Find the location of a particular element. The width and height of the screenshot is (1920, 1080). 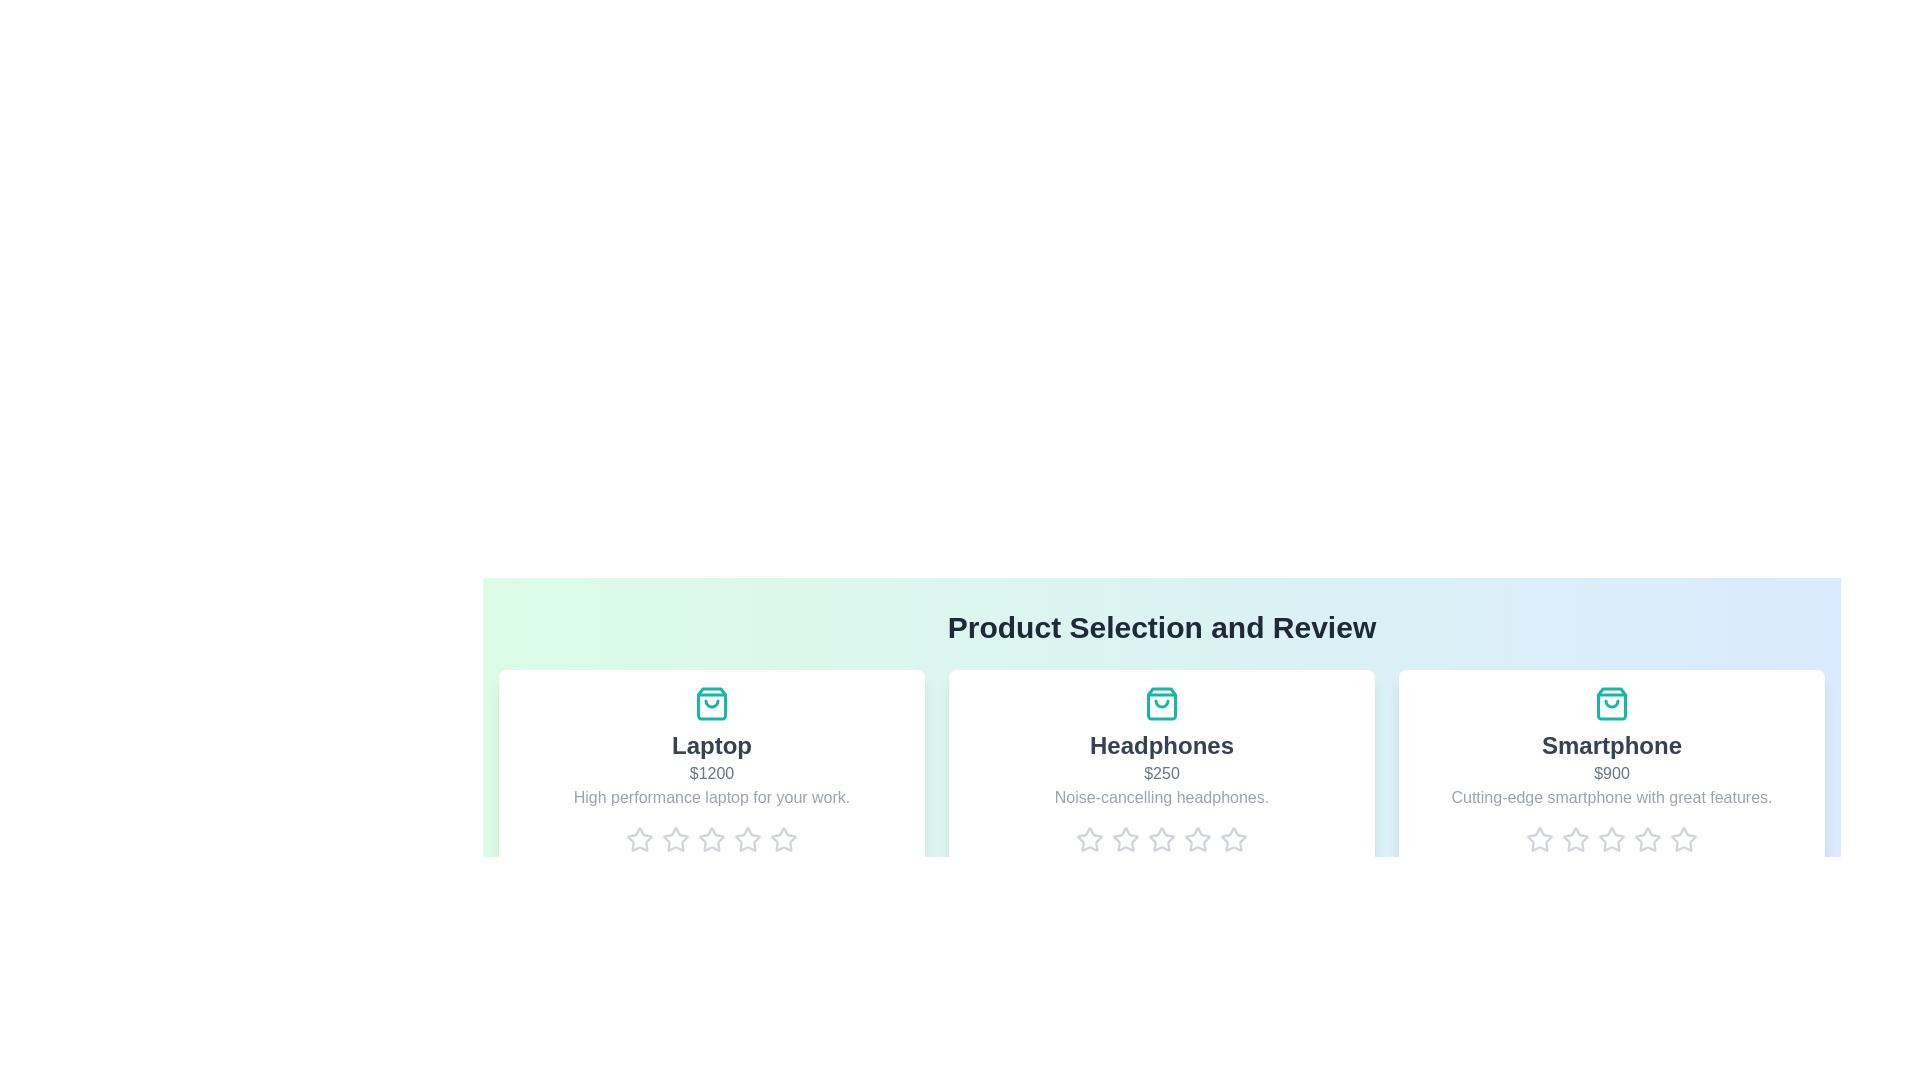

the rating for a product to 4 stars by clicking on the corresponding star icon is located at coordinates (747, 840).